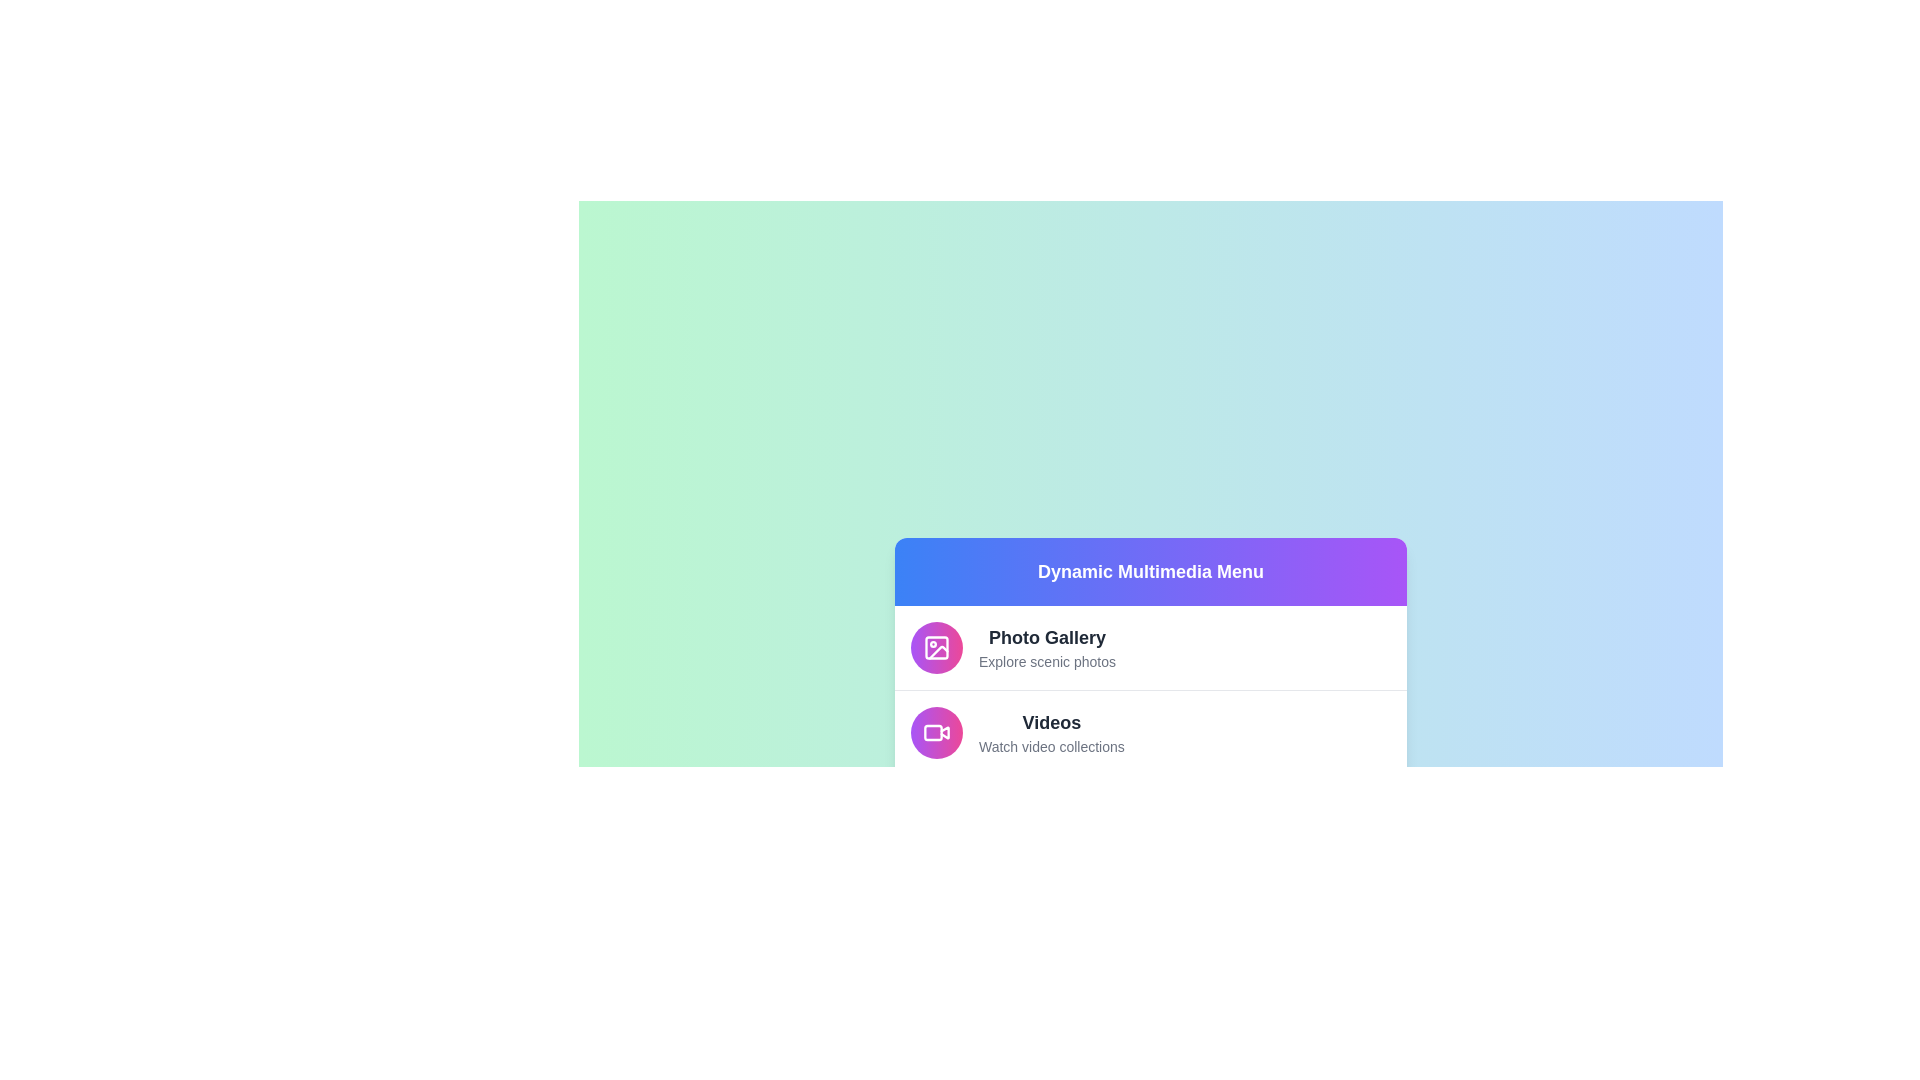  I want to click on the menu item labeled Photo Gallery to navigate to its respective section, so click(1151, 647).